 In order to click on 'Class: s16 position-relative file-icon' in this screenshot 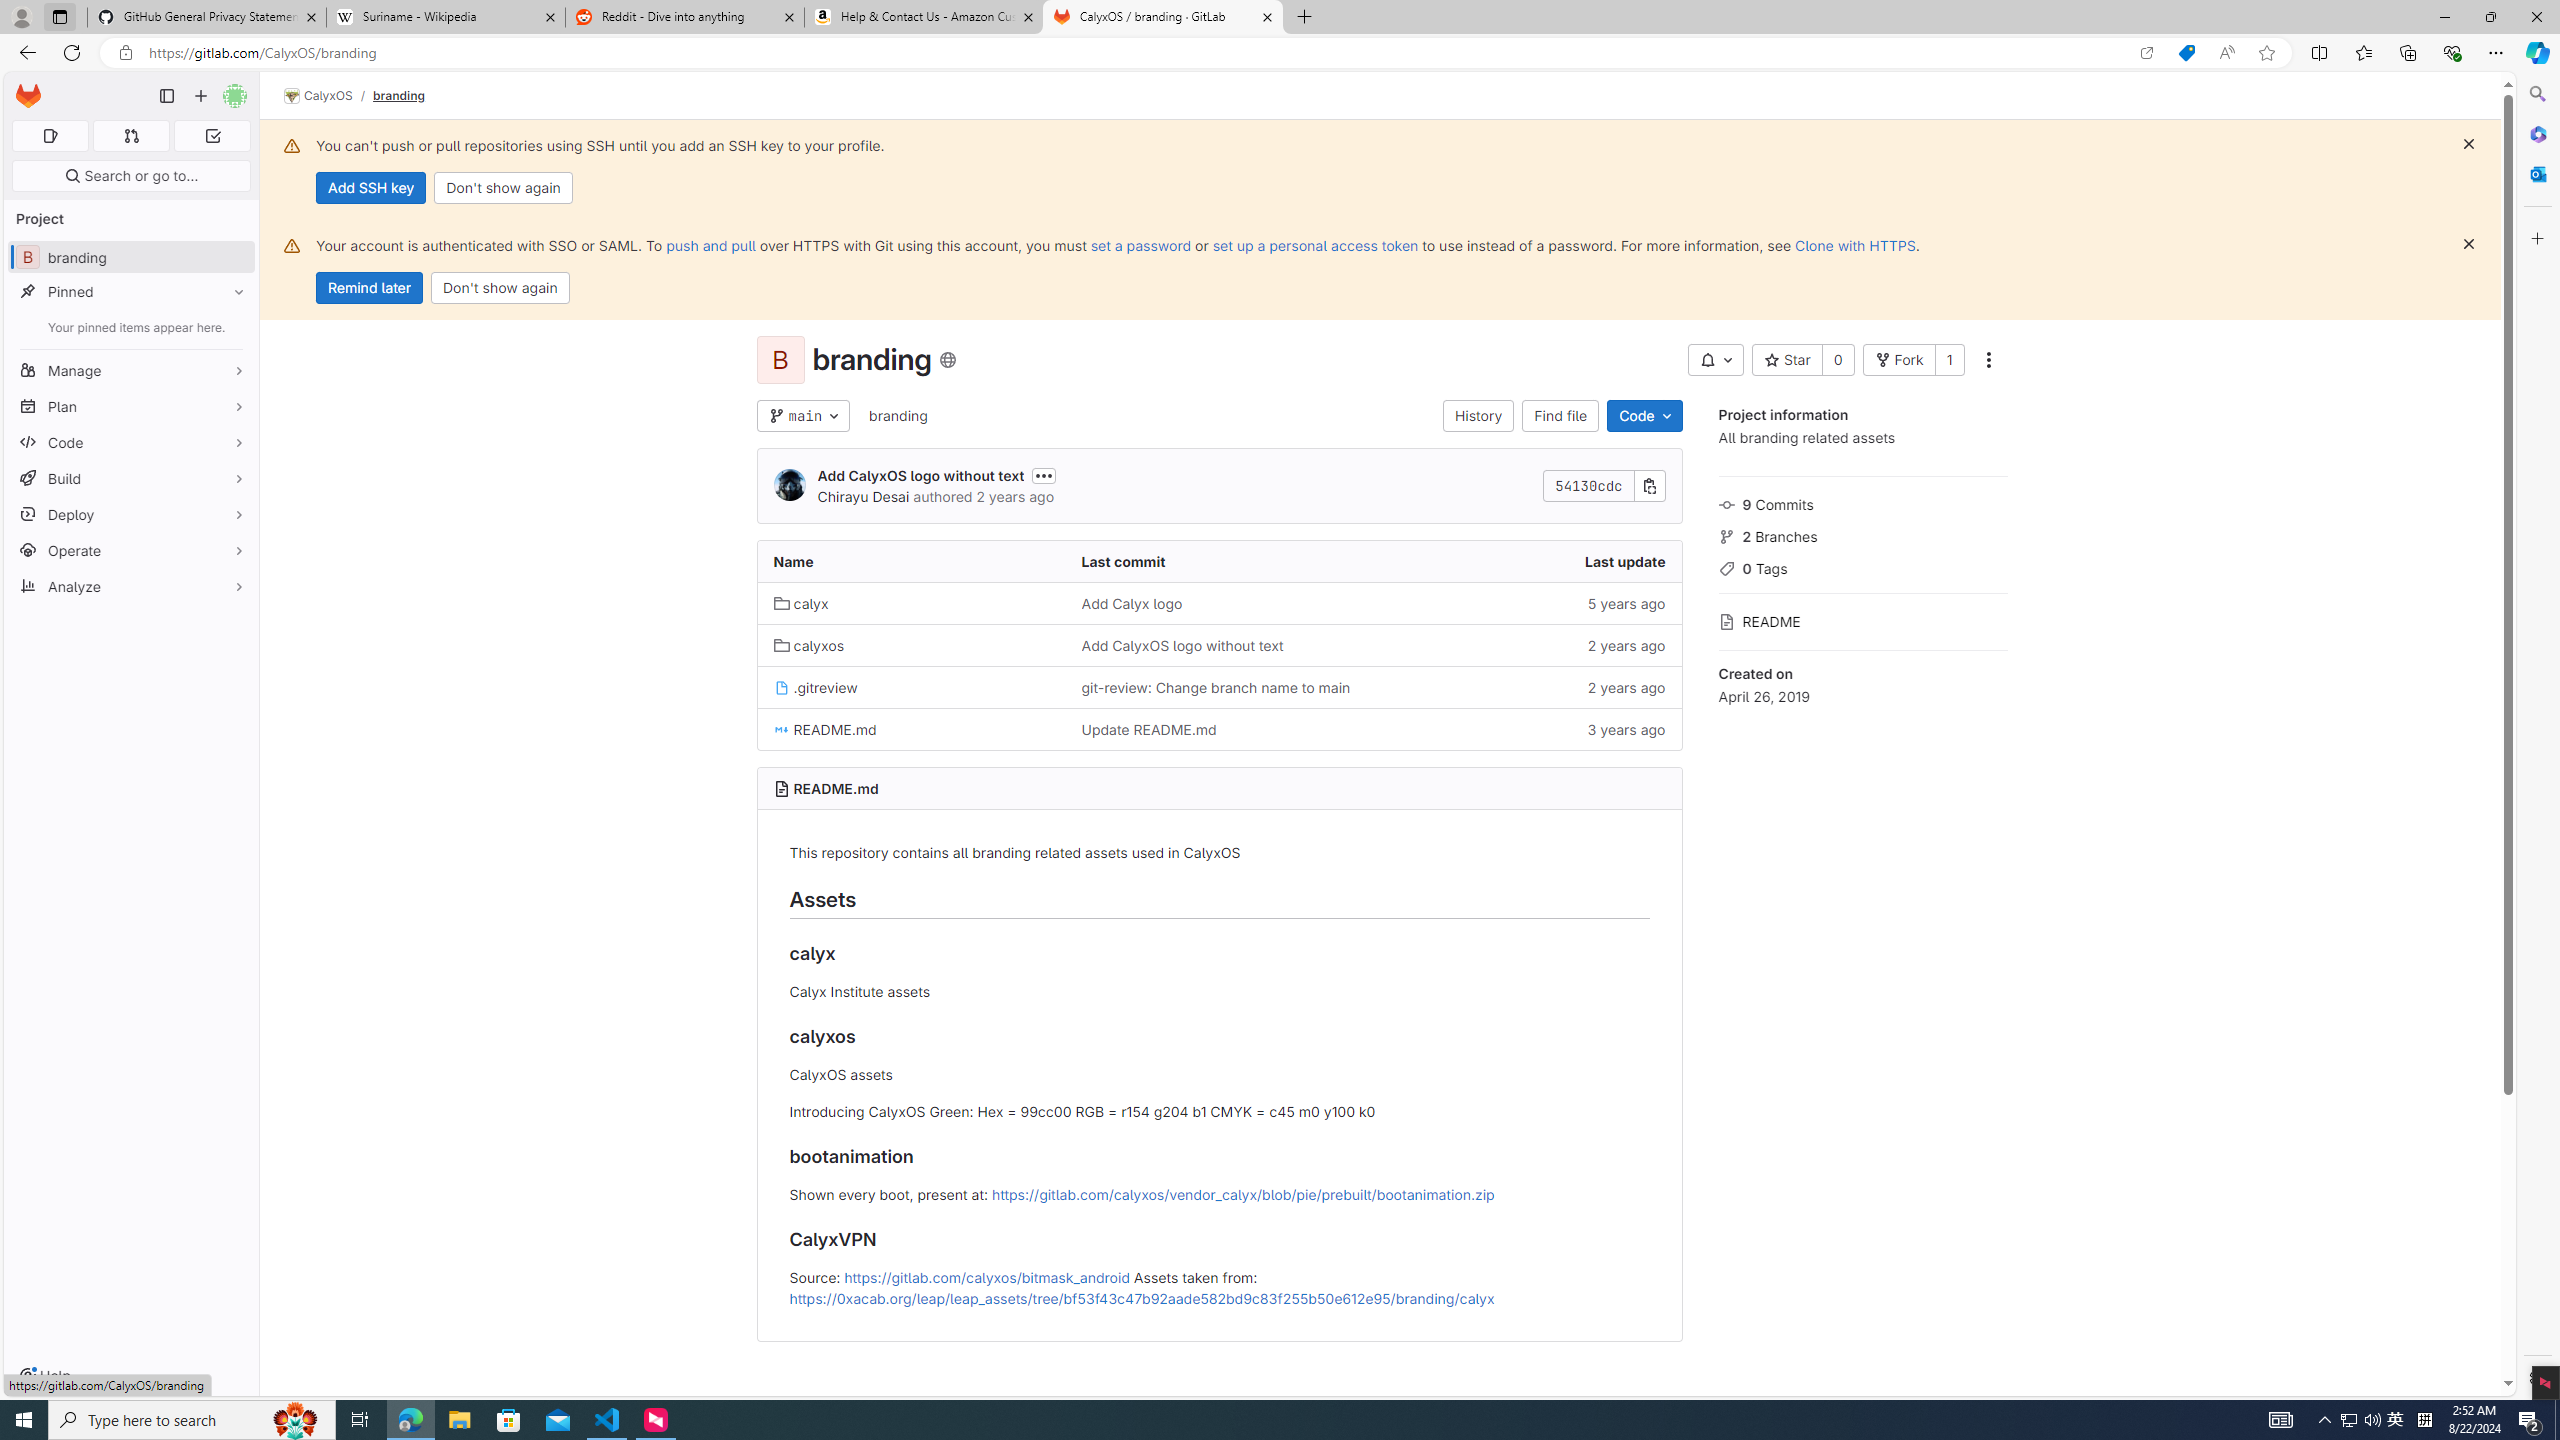, I will do `click(782, 728)`.